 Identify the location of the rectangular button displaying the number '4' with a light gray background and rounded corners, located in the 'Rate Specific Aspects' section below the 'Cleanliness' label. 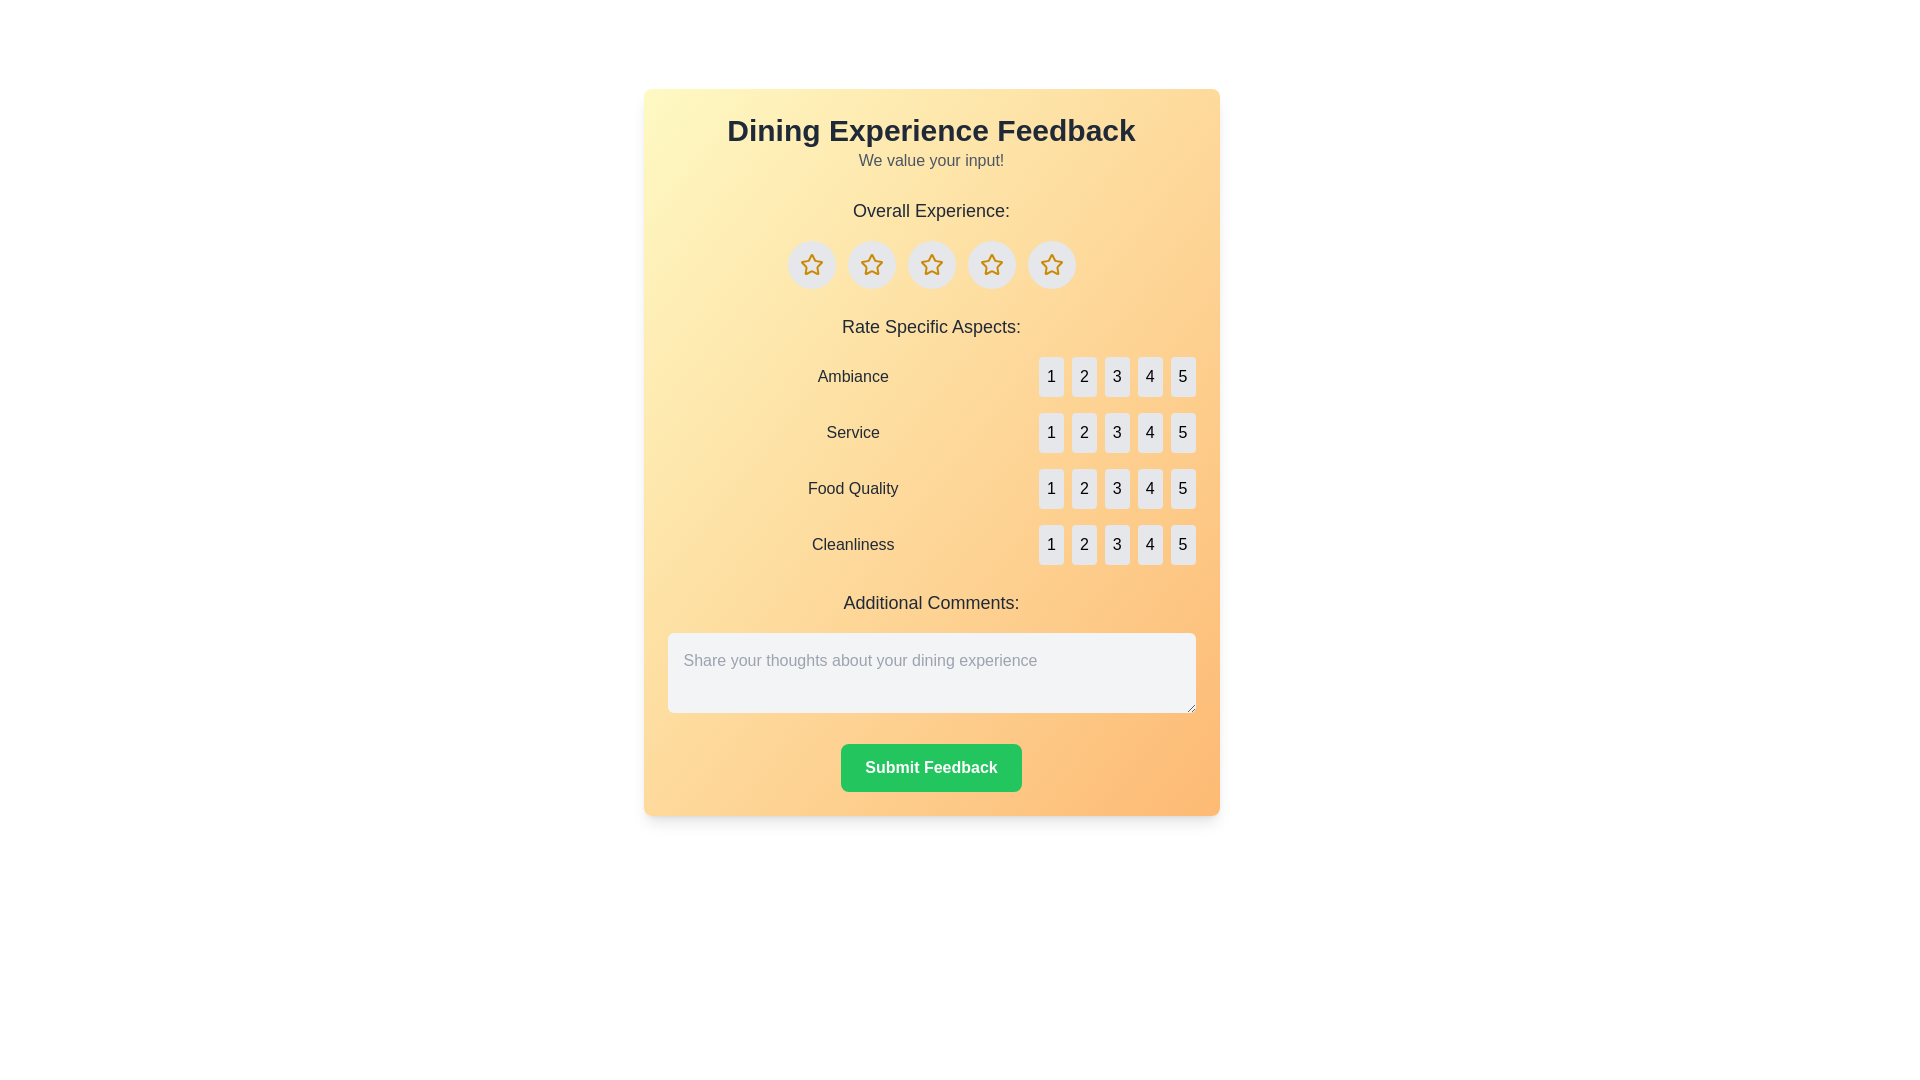
(1150, 544).